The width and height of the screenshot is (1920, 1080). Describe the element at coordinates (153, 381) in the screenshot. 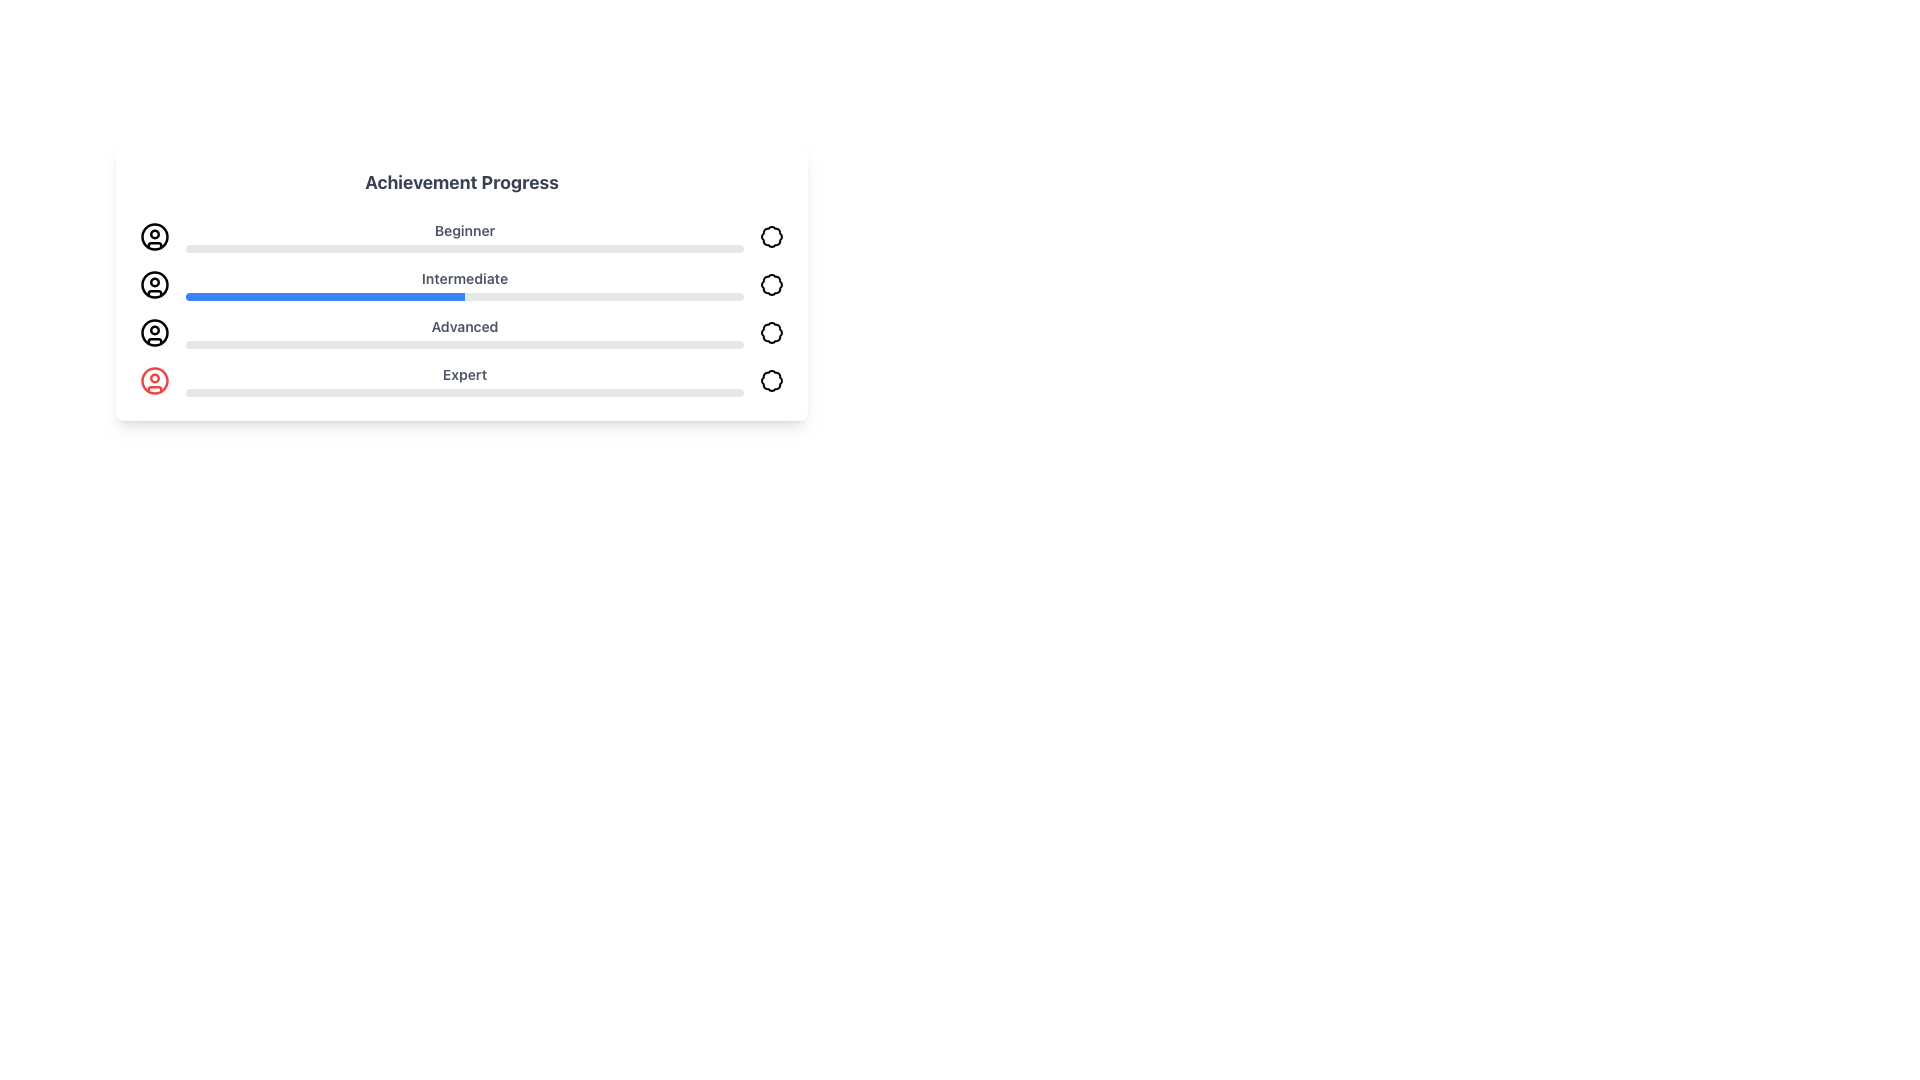

I see `the circular graphical icon that serves as a user or status representation, positioned at the leftmost side of the interface next to the 'Expert' label` at that location.